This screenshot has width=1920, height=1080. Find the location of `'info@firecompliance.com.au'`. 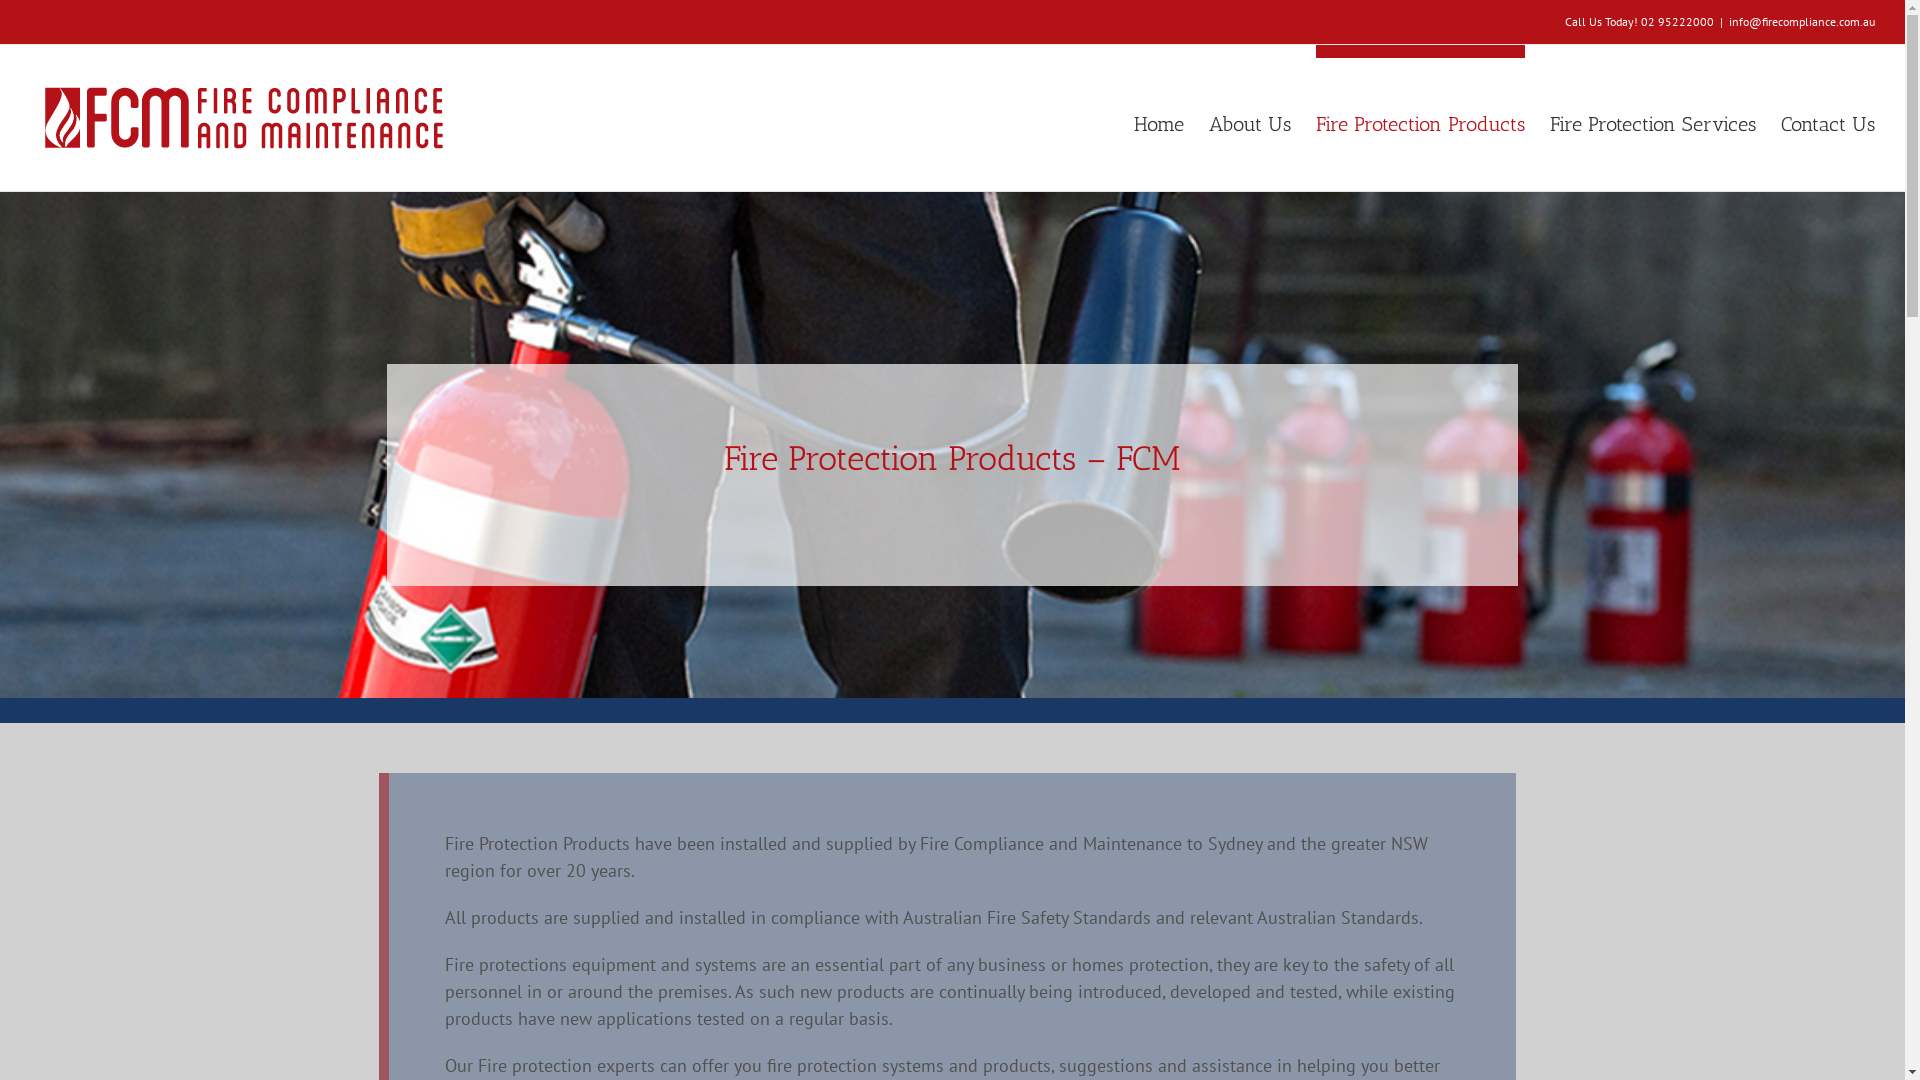

'info@firecompliance.com.au' is located at coordinates (1727, 21).